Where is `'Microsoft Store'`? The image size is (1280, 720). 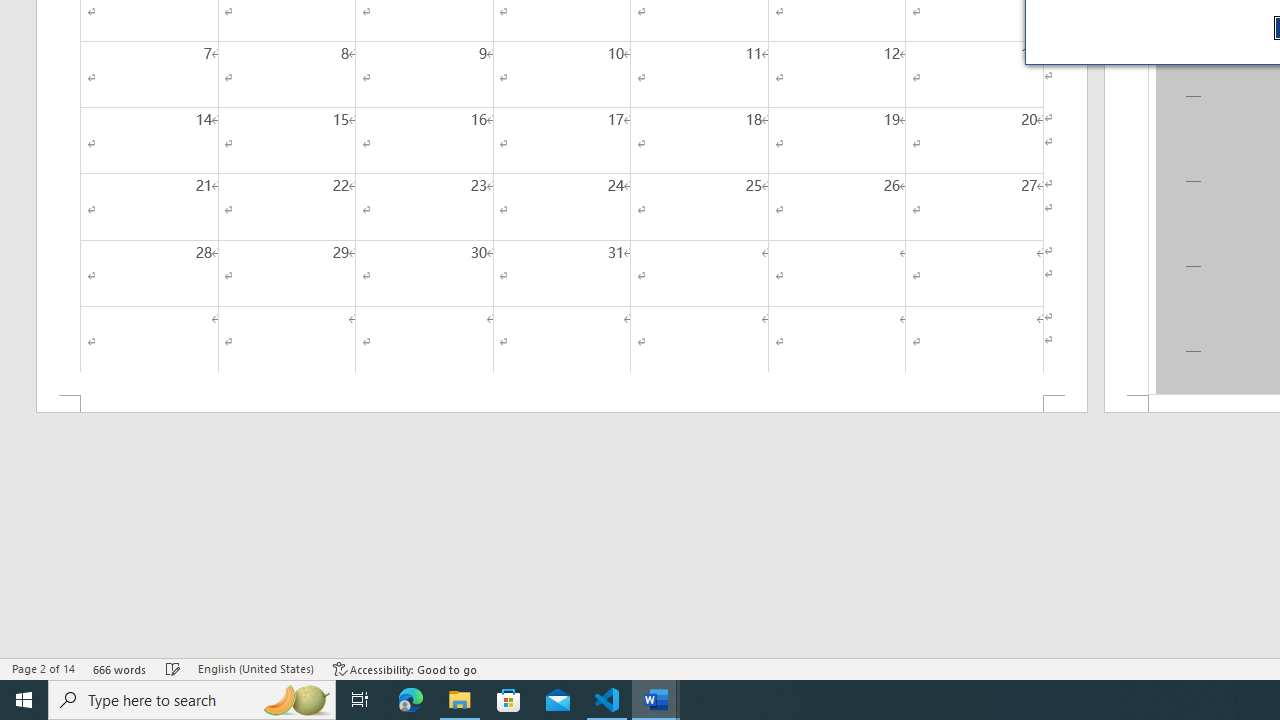
'Microsoft Store' is located at coordinates (509, 698).